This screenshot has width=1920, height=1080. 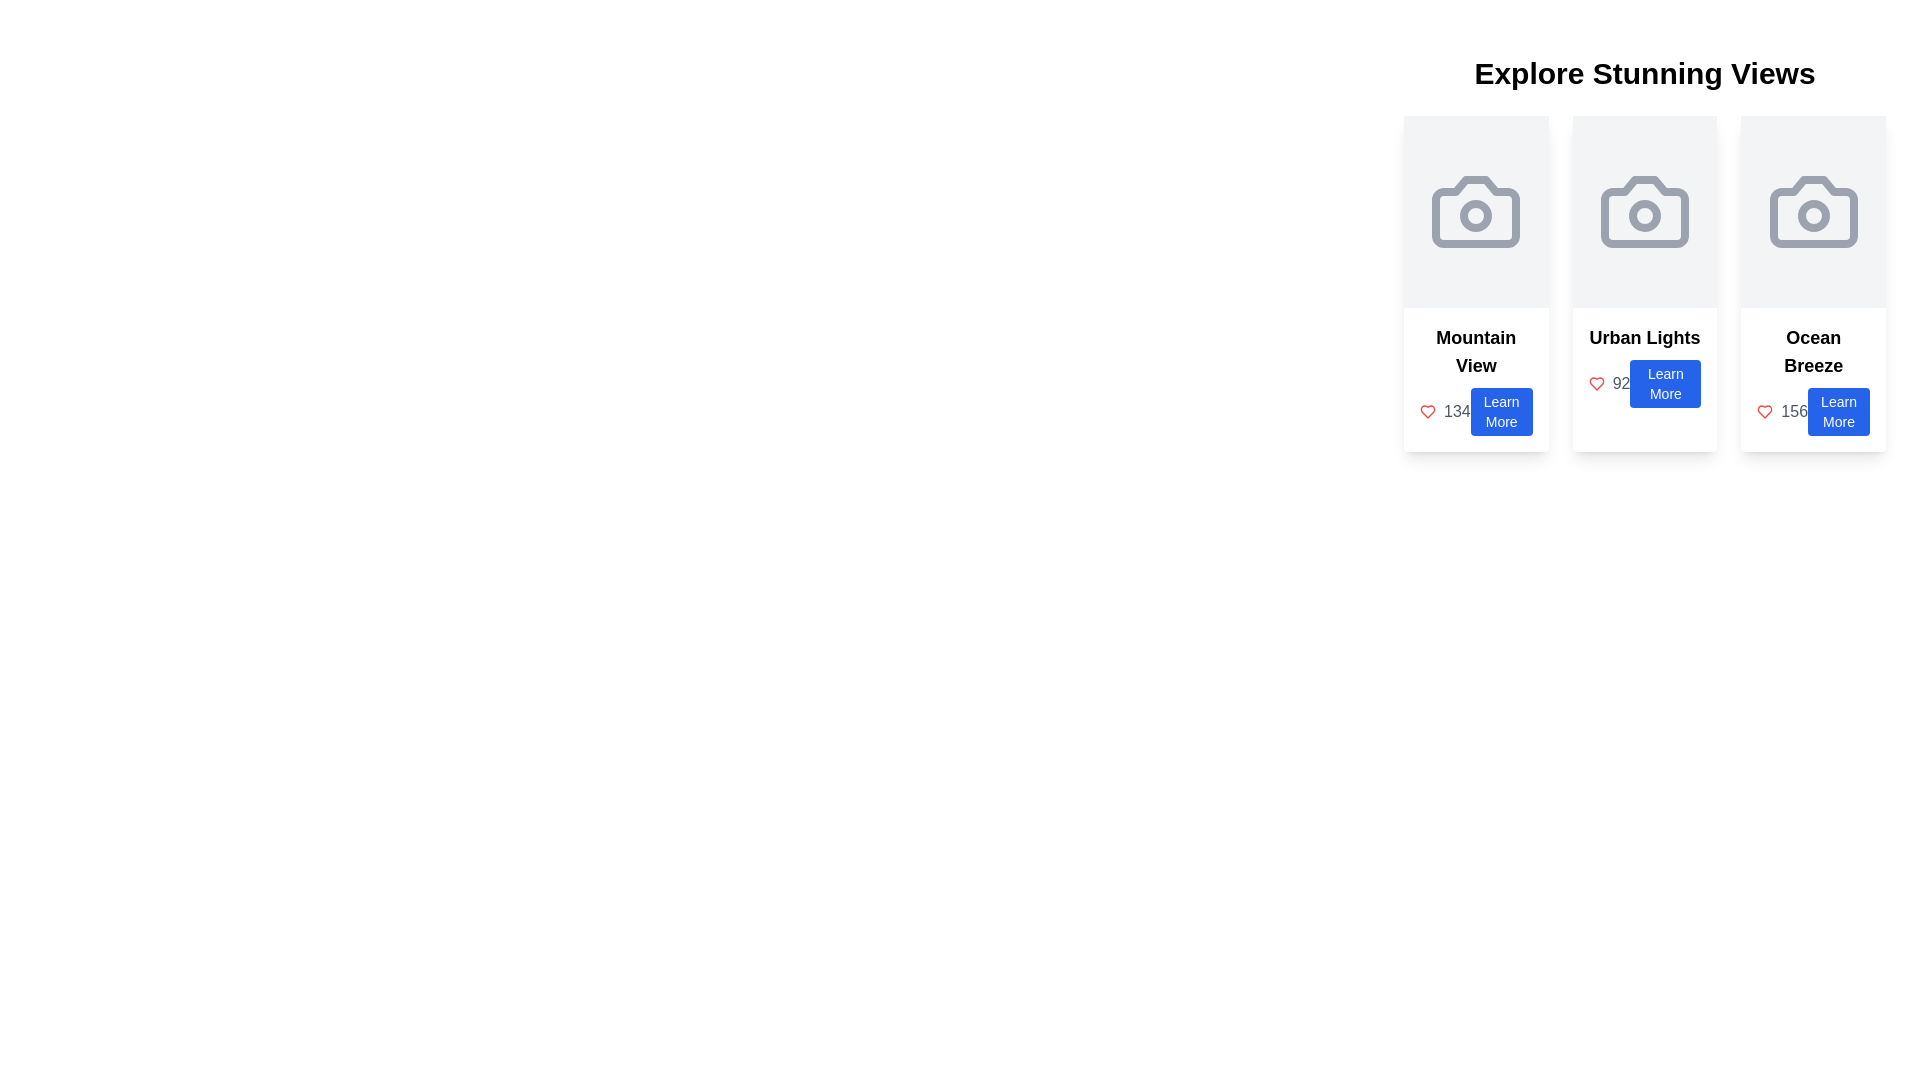 What do you see at coordinates (1645, 216) in the screenshot?
I see `the graphical accent or decorative shape located within the camera icon in the second column titled 'Urban Lights' under the 'Explore Stunning Views' layout` at bounding box center [1645, 216].